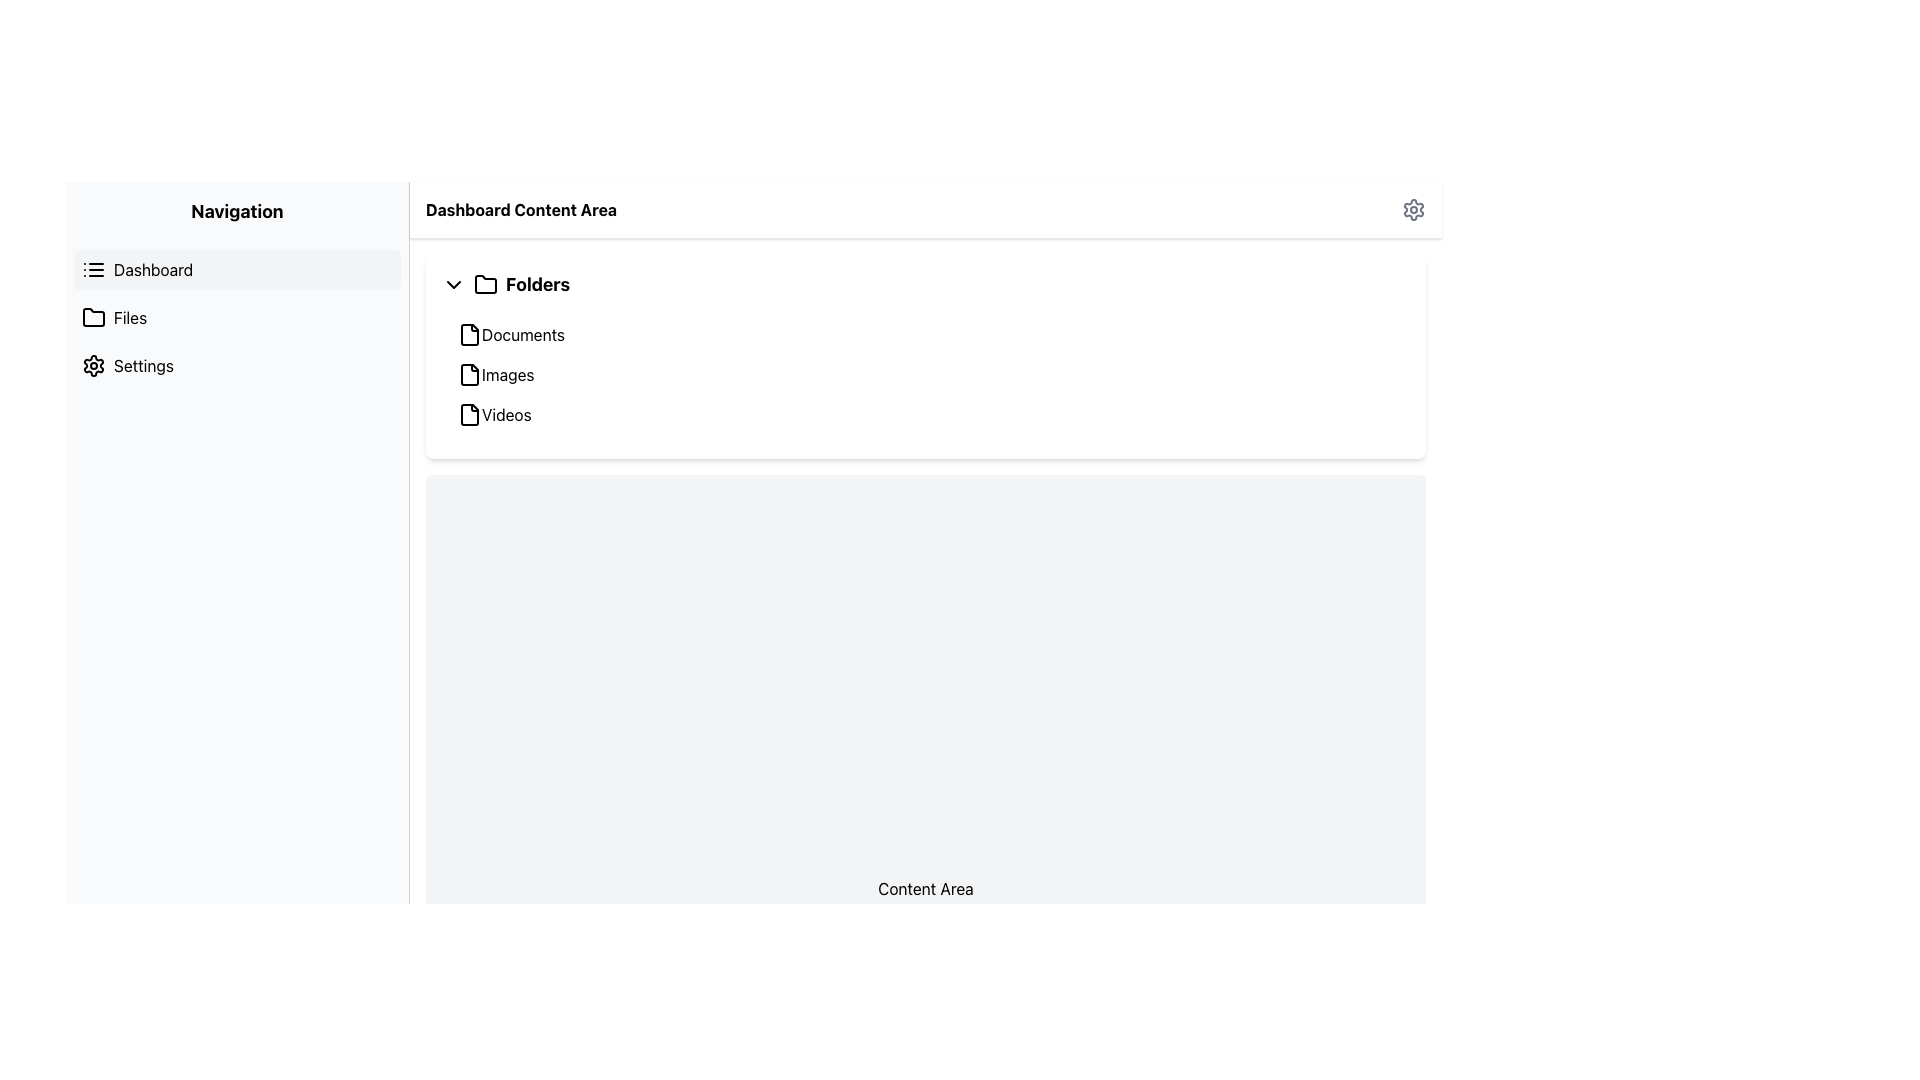 Image resolution: width=1920 pixels, height=1080 pixels. I want to click on title of the 'Folders' section label, which is positioned below the 'Dashboard Content Area' heading and to the right of the folder icon, so click(538, 285).